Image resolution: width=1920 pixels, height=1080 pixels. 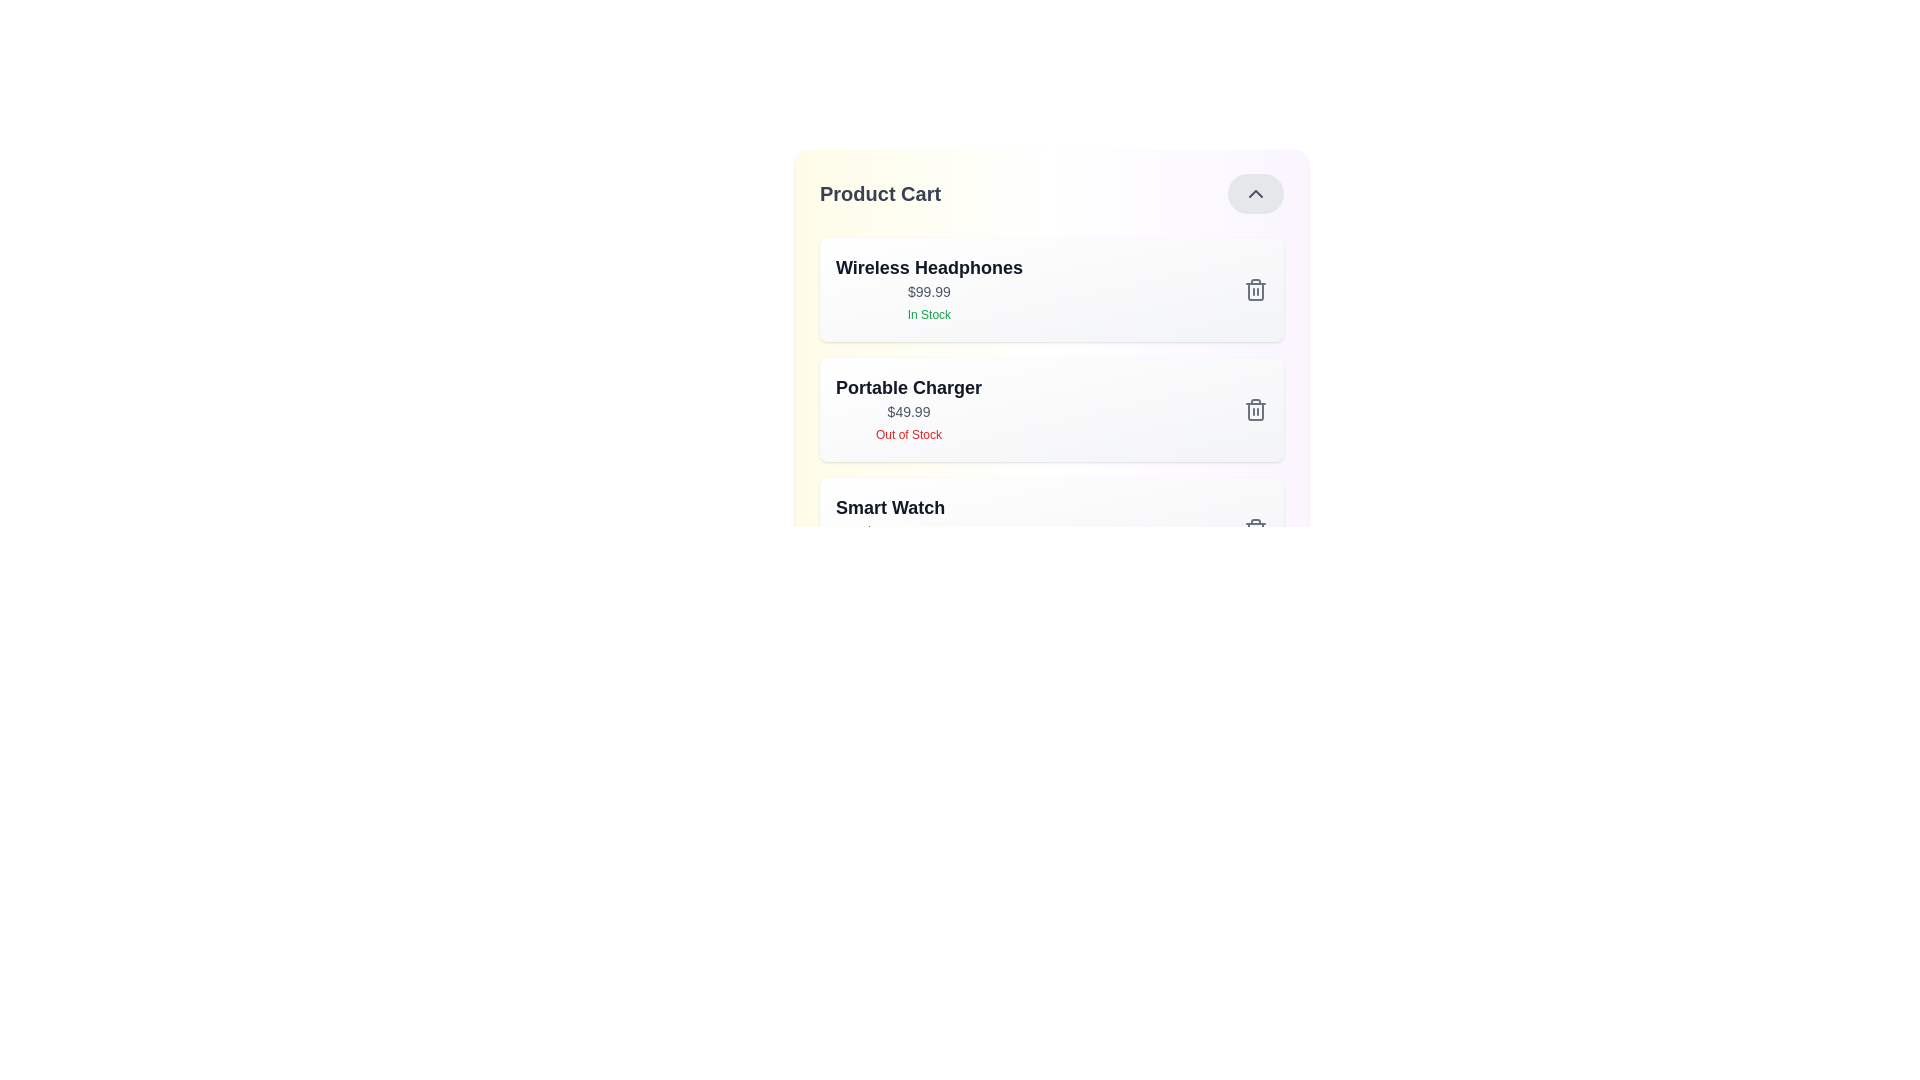 What do you see at coordinates (928, 289) in the screenshot?
I see `the details of the product Wireless Headphones` at bounding box center [928, 289].